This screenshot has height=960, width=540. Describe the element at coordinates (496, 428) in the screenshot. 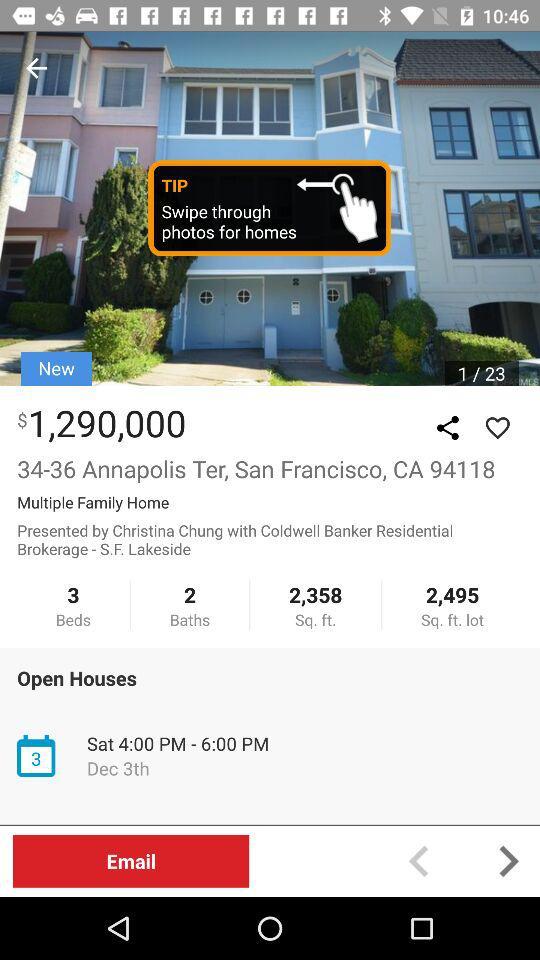

I see `option` at that location.